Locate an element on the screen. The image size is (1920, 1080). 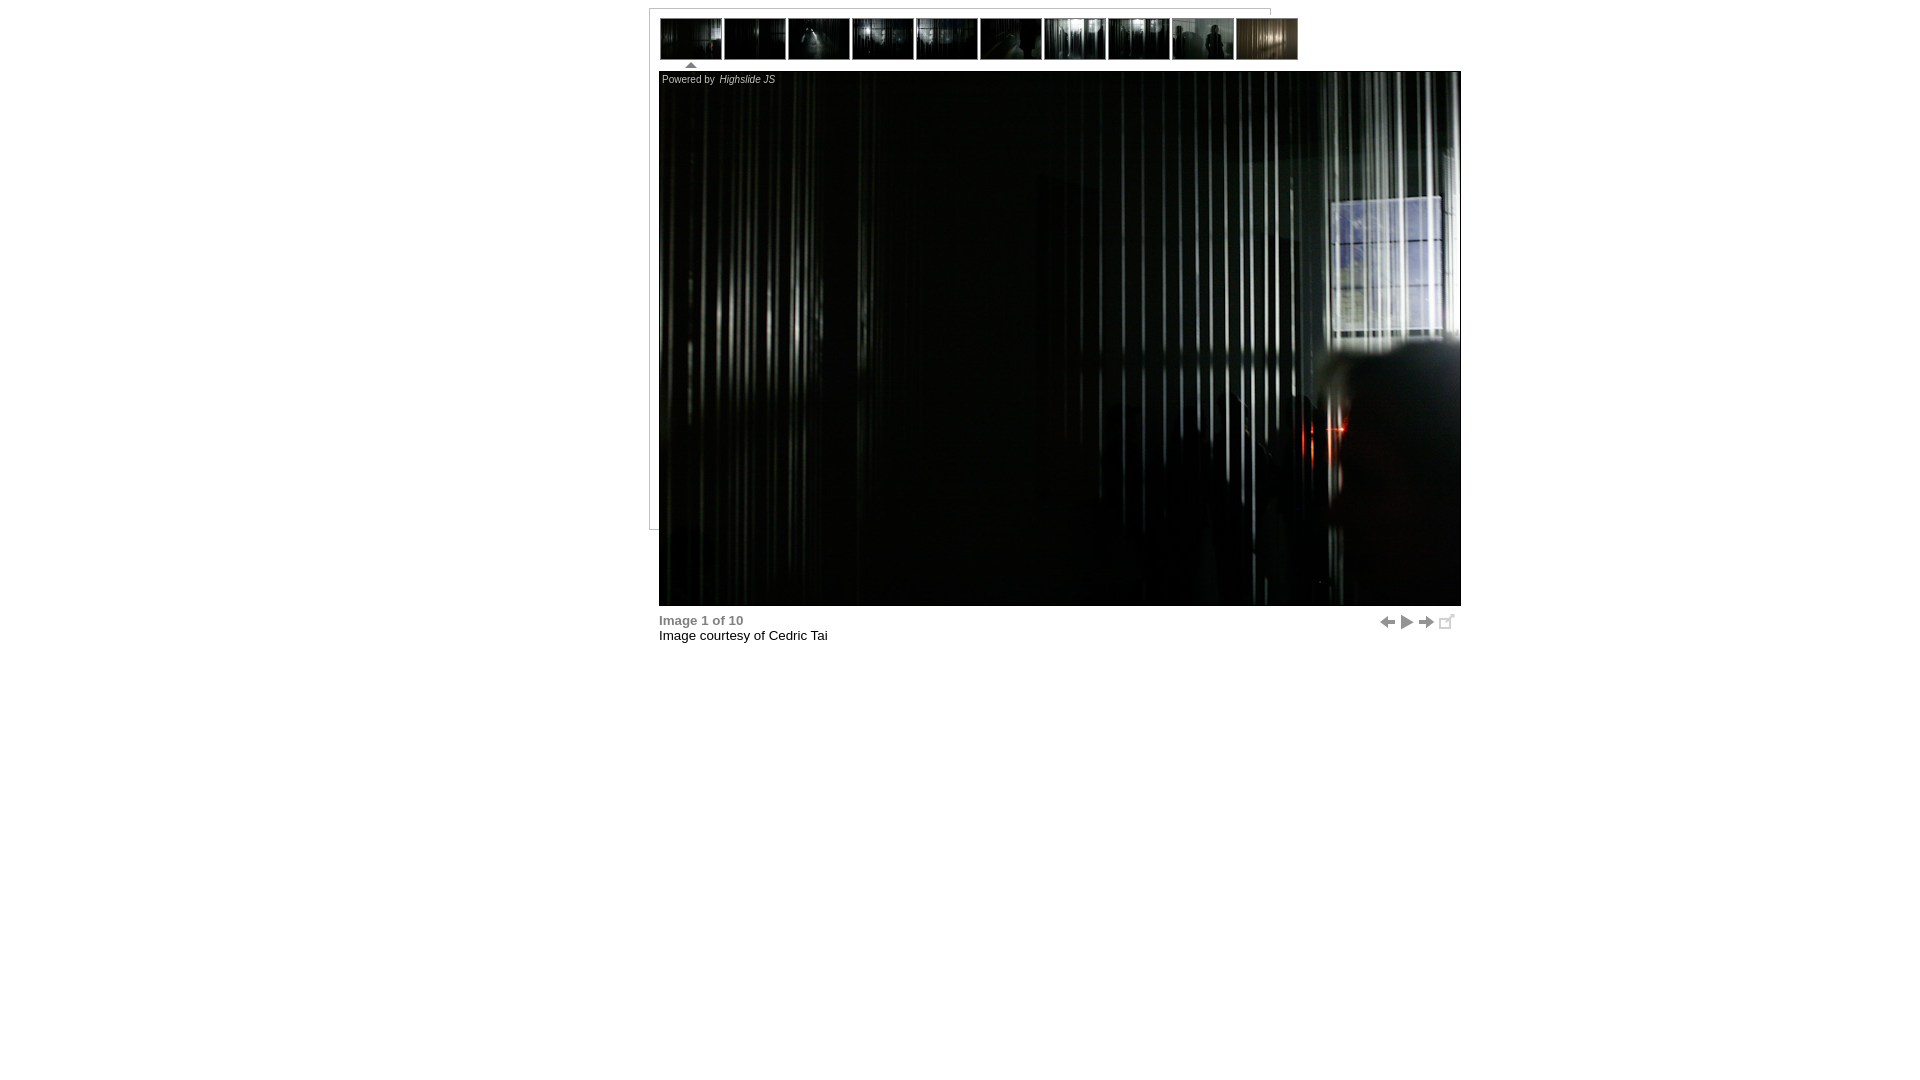
'Expand to actual size (f)' is located at coordinates (1446, 620).